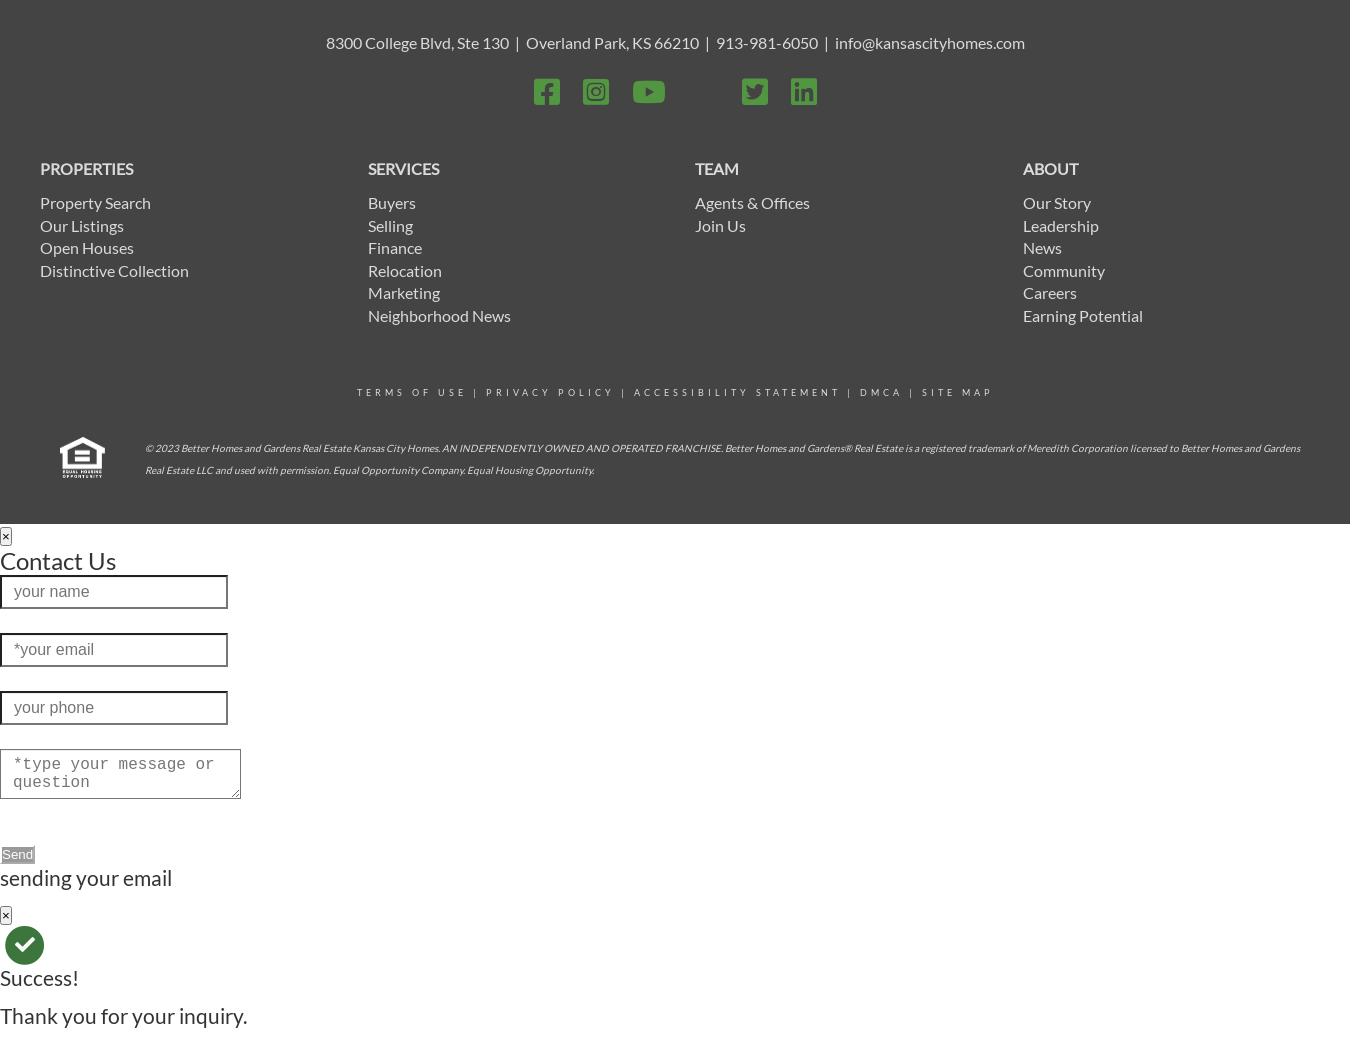 The height and width of the screenshot is (1041, 1365). What do you see at coordinates (928, 41) in the screenshot?
I see `'info@kansascityhomes.com'` at bounding box center [928, 41].